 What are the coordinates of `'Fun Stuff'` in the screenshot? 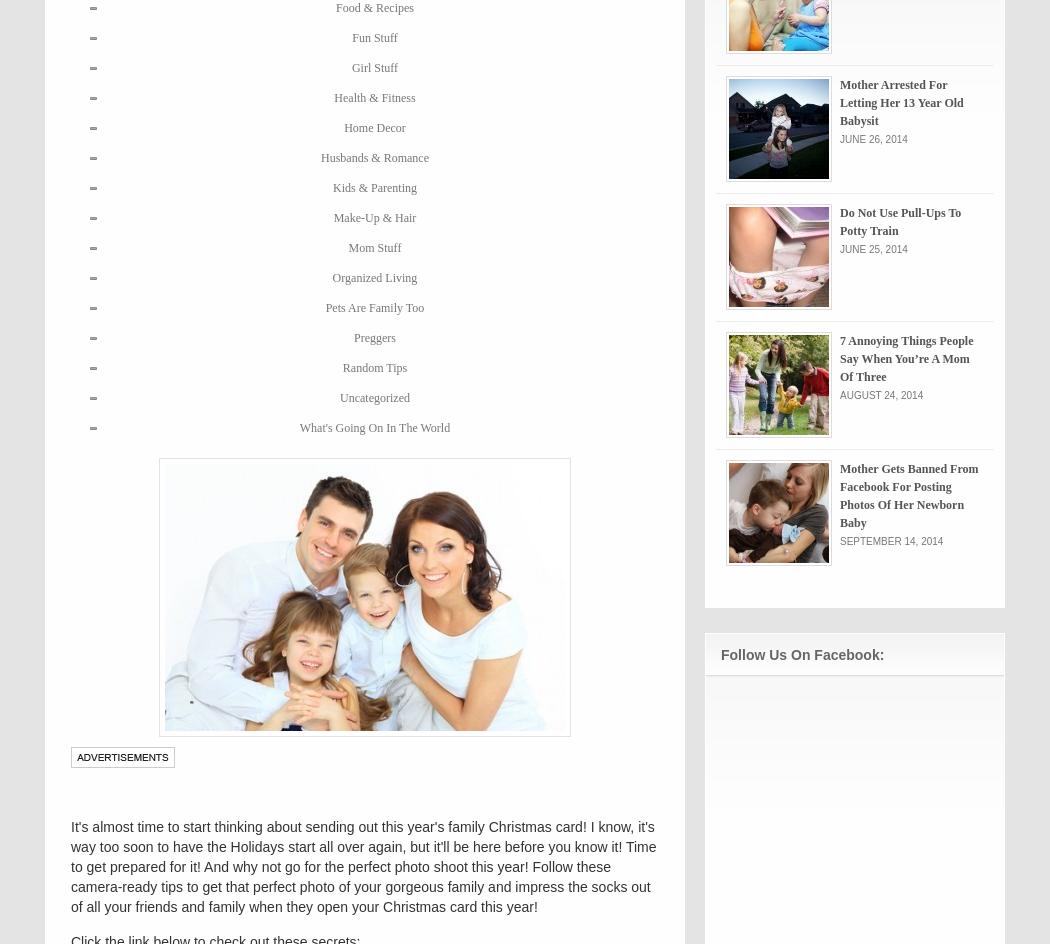 It's located at (373, 38).